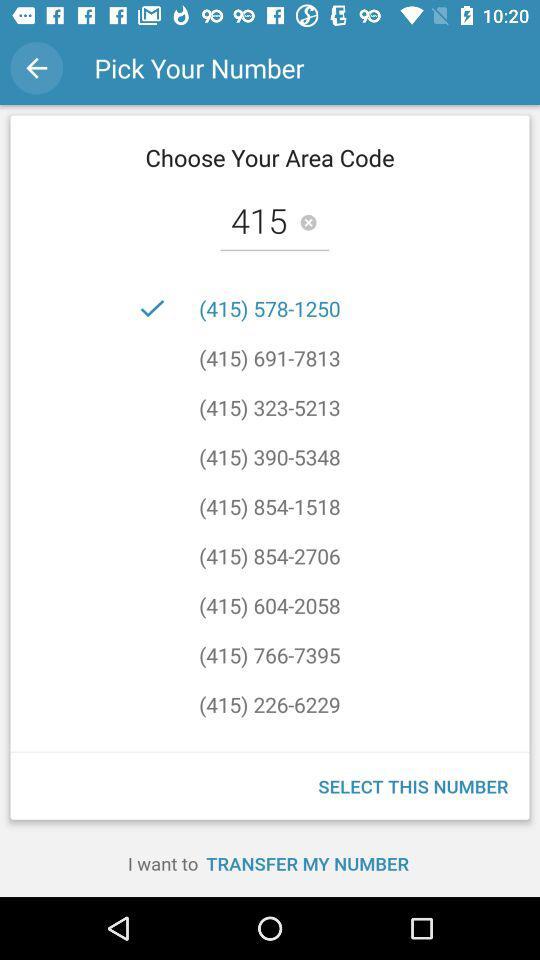 Image resolution: width=540 pixels, height=960 pixels. I want to click on the item above (415) 347-9106 item, so click(269, 704).